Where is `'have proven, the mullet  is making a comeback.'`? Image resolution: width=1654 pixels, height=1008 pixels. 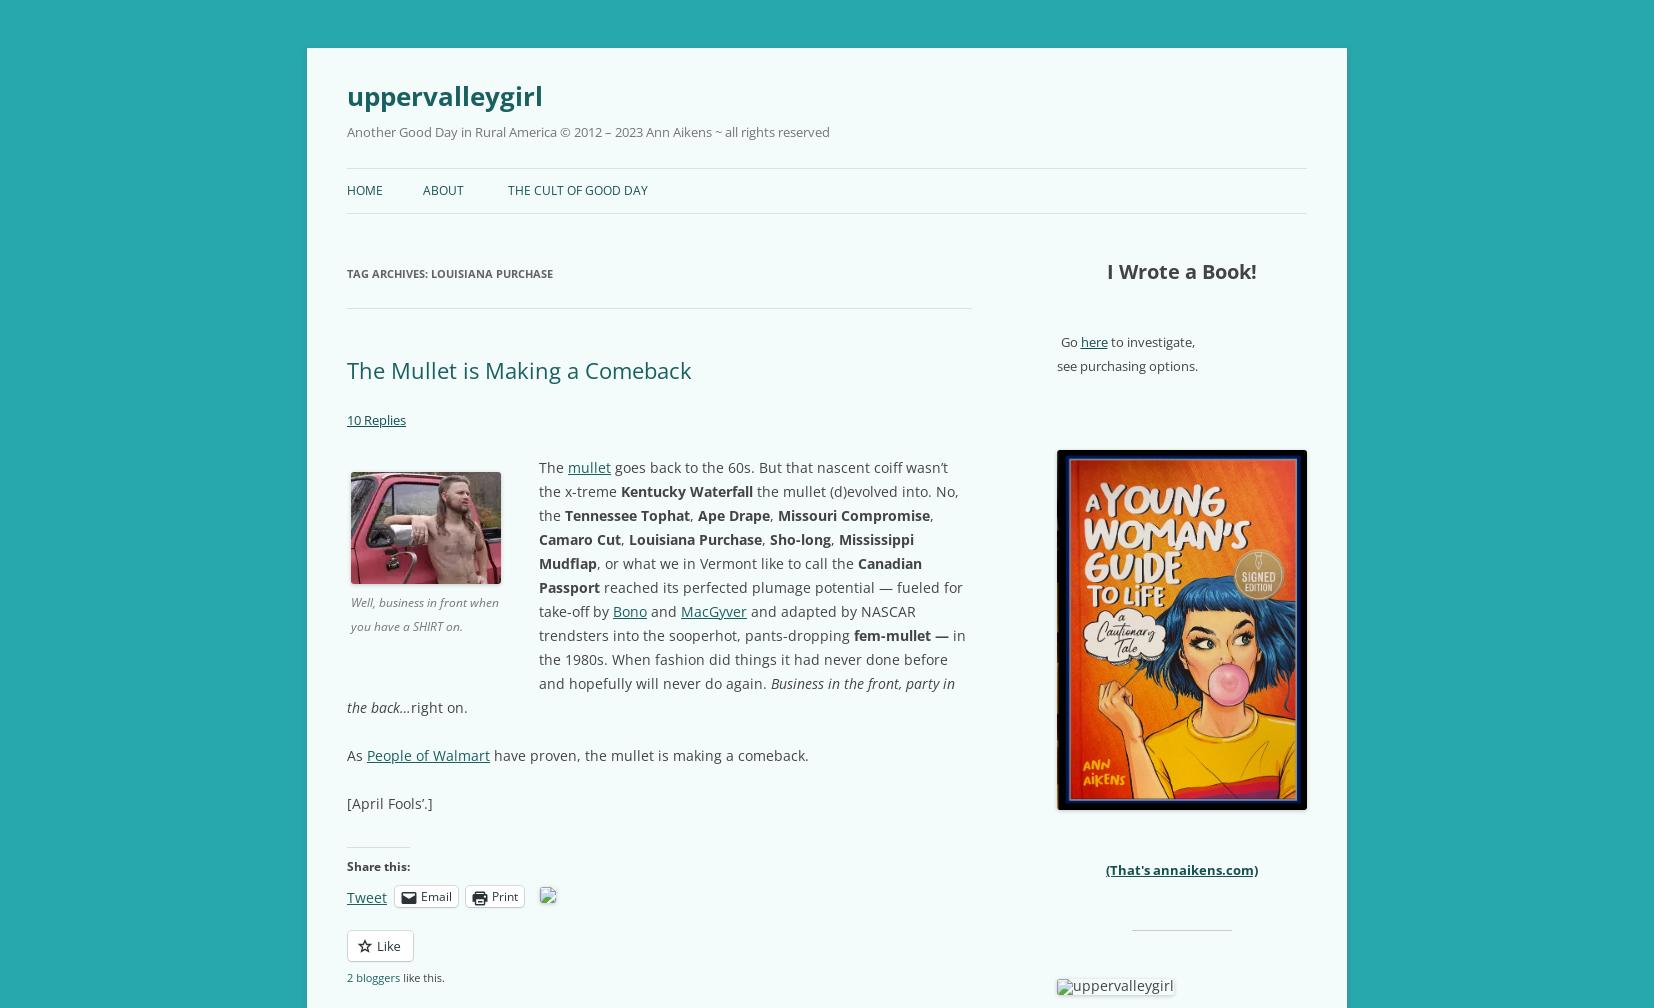 'have proven, the mullet  is making a comeback.' is located at coordinates (649, 754).